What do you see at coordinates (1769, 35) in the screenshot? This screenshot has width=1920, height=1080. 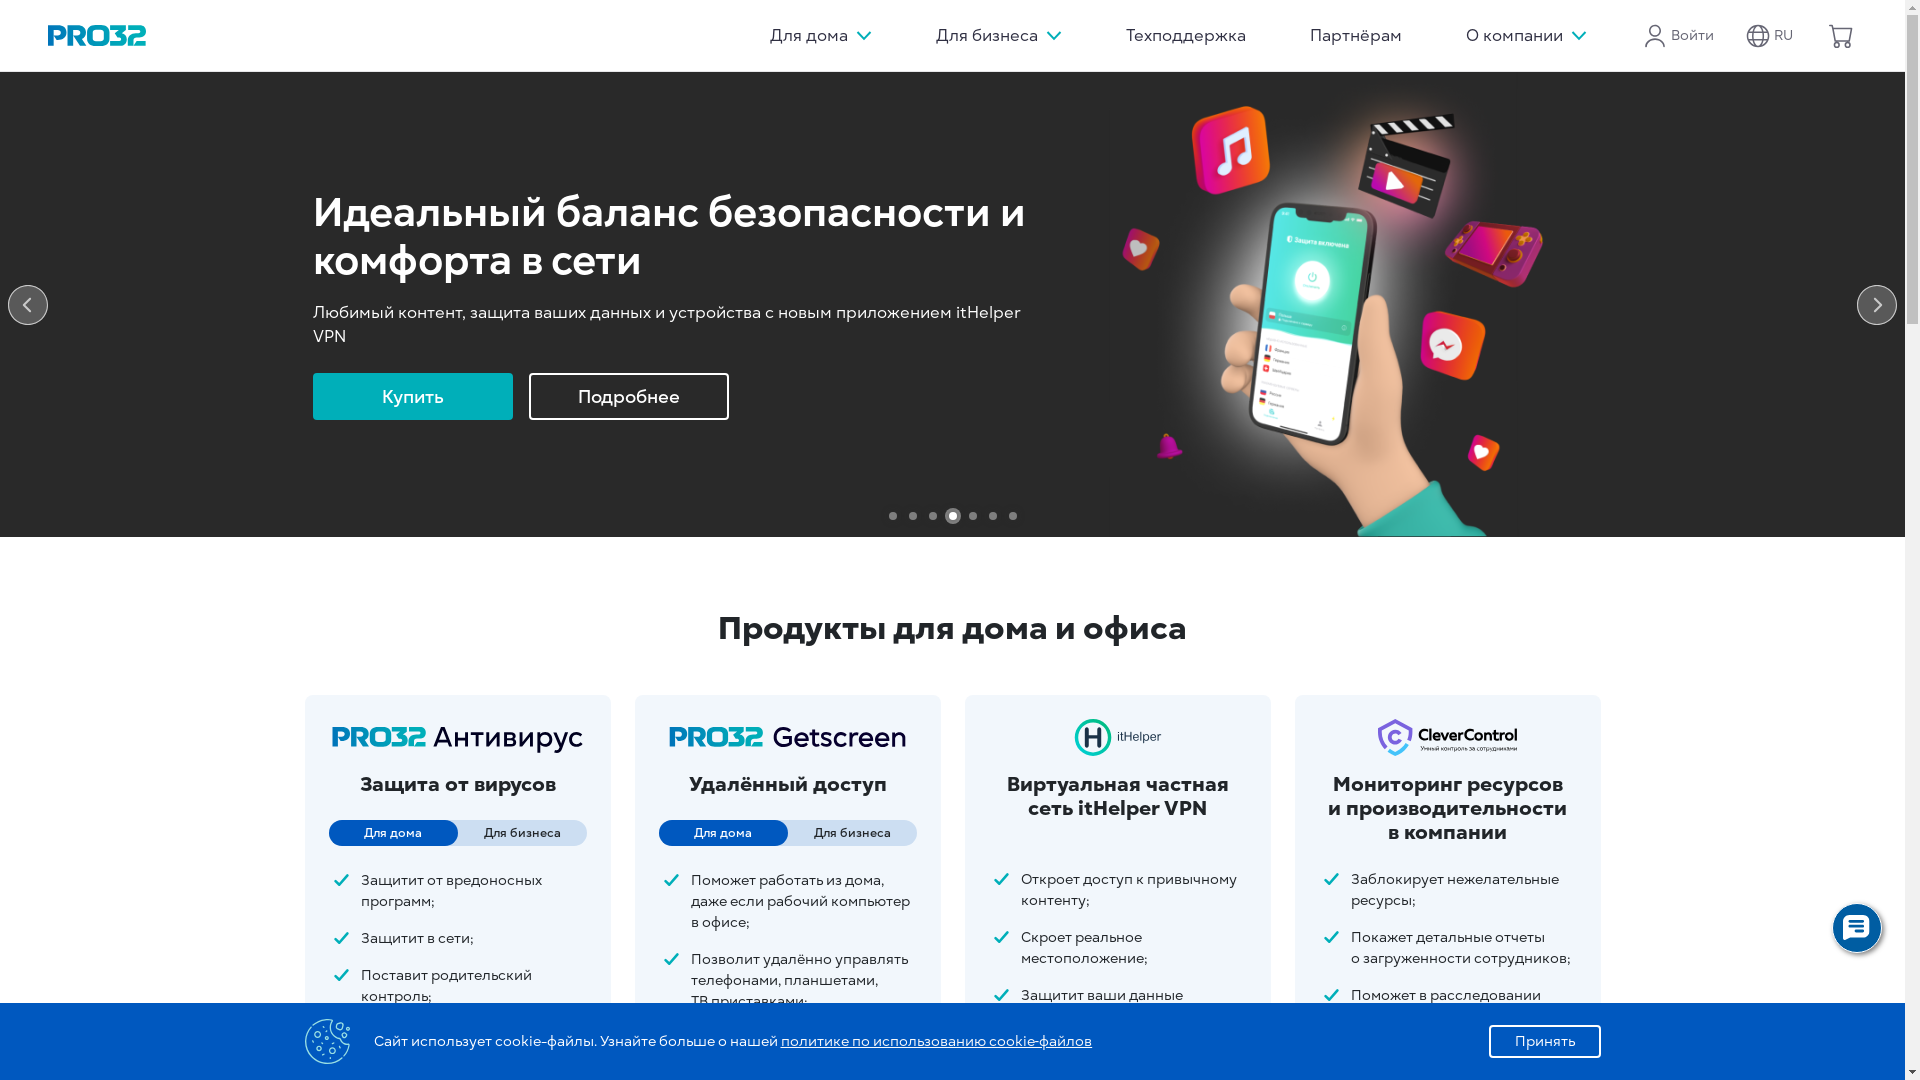 I see `'RU'` at bounding box center [1769, 35].